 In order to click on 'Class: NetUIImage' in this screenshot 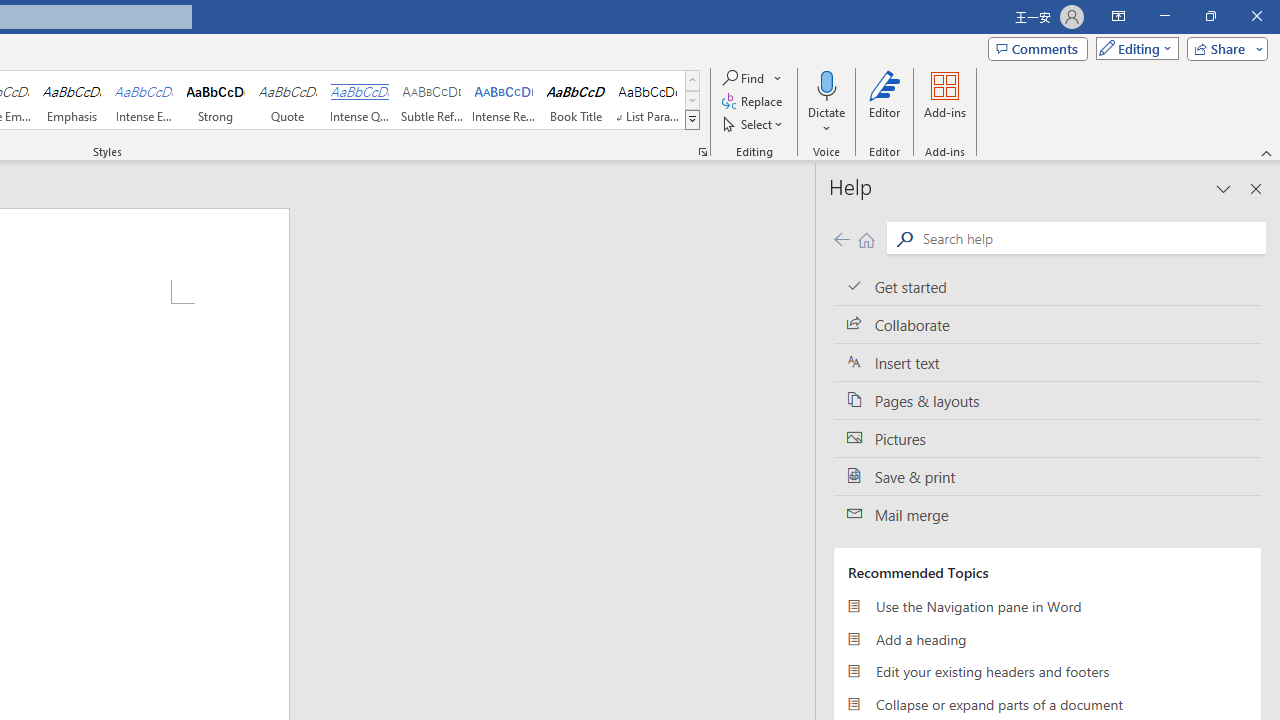, I will do `click(693, 119)`.